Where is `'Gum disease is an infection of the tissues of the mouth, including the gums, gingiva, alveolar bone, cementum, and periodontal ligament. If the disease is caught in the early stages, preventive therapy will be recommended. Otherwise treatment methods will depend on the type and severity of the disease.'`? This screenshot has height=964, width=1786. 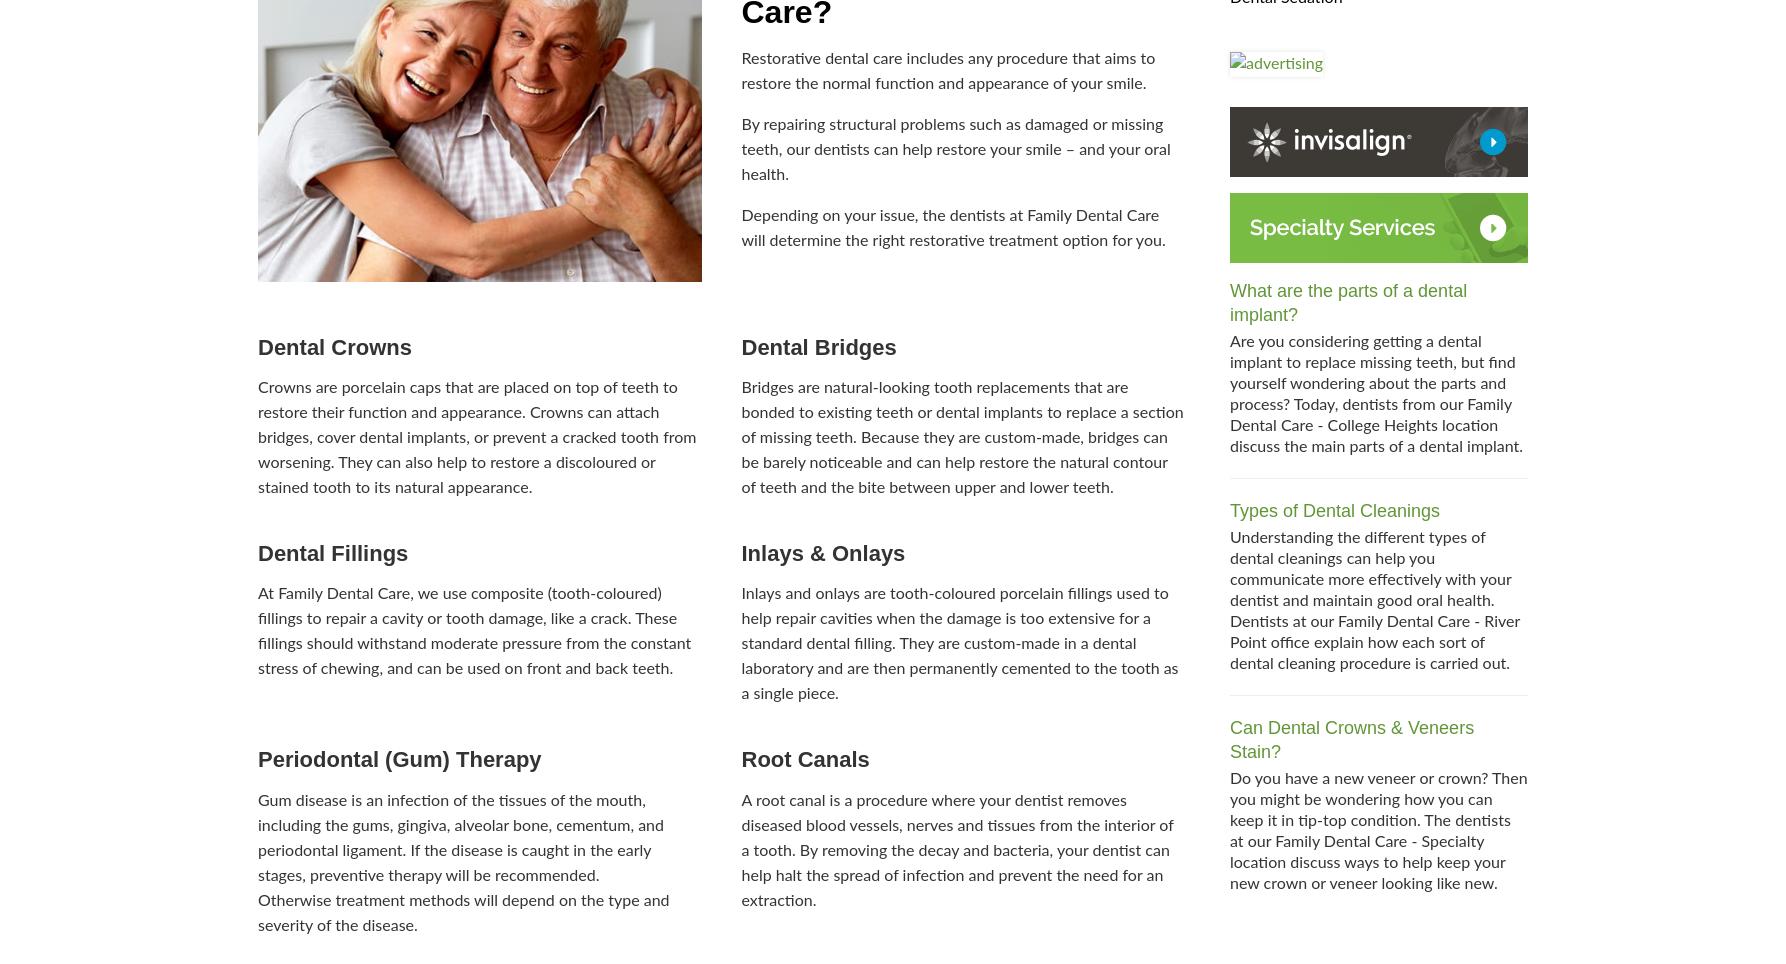 'Gum disease is an infection of the tissues of the mouth, including the gums, gingiva, alveolar bone, cementum, and periodontal ligament. If the disease is caught in the early stages, preventive therapy will be recommended. Otherwise treatment methods will depend on the type and severity of the disease.' is located at coordinates (462, 862).